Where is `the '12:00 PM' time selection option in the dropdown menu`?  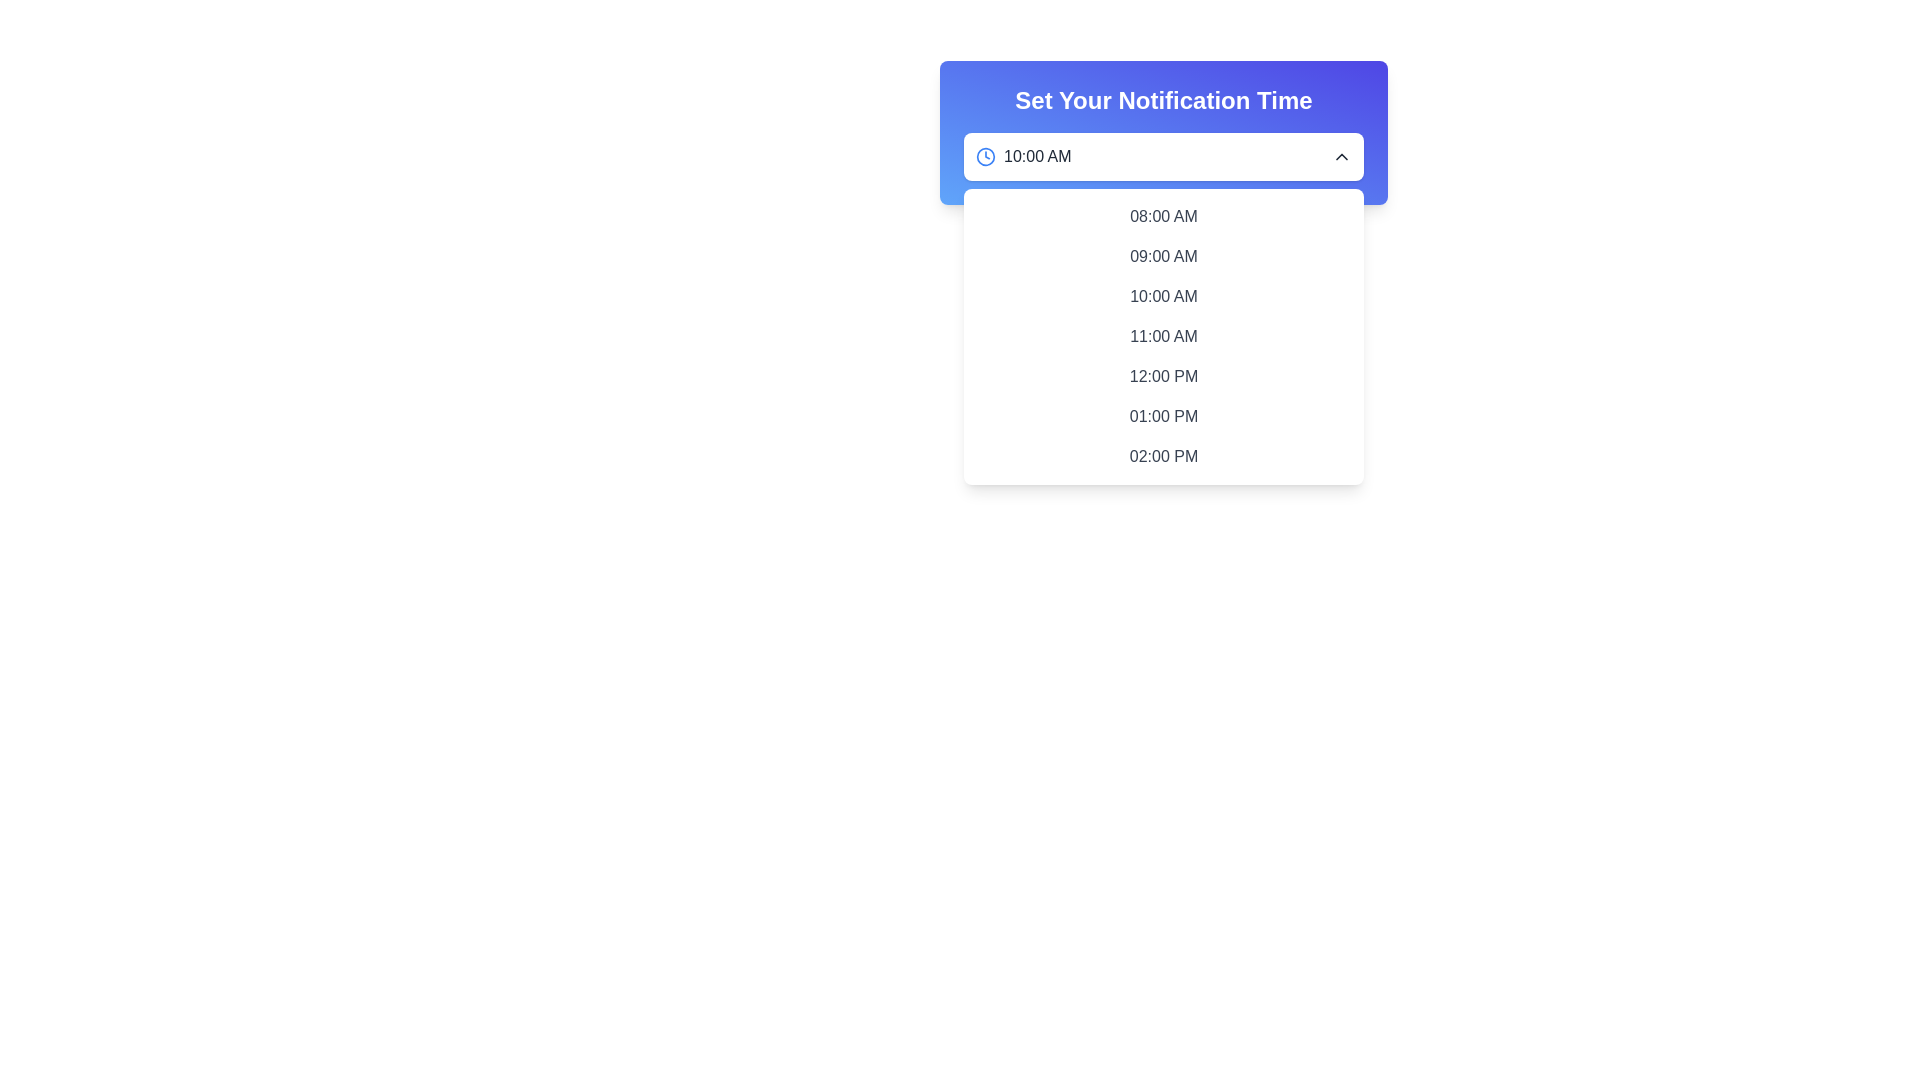 the '12:00 PM' time selection option in the dropdown menu is located at coordinates (1163, 377).